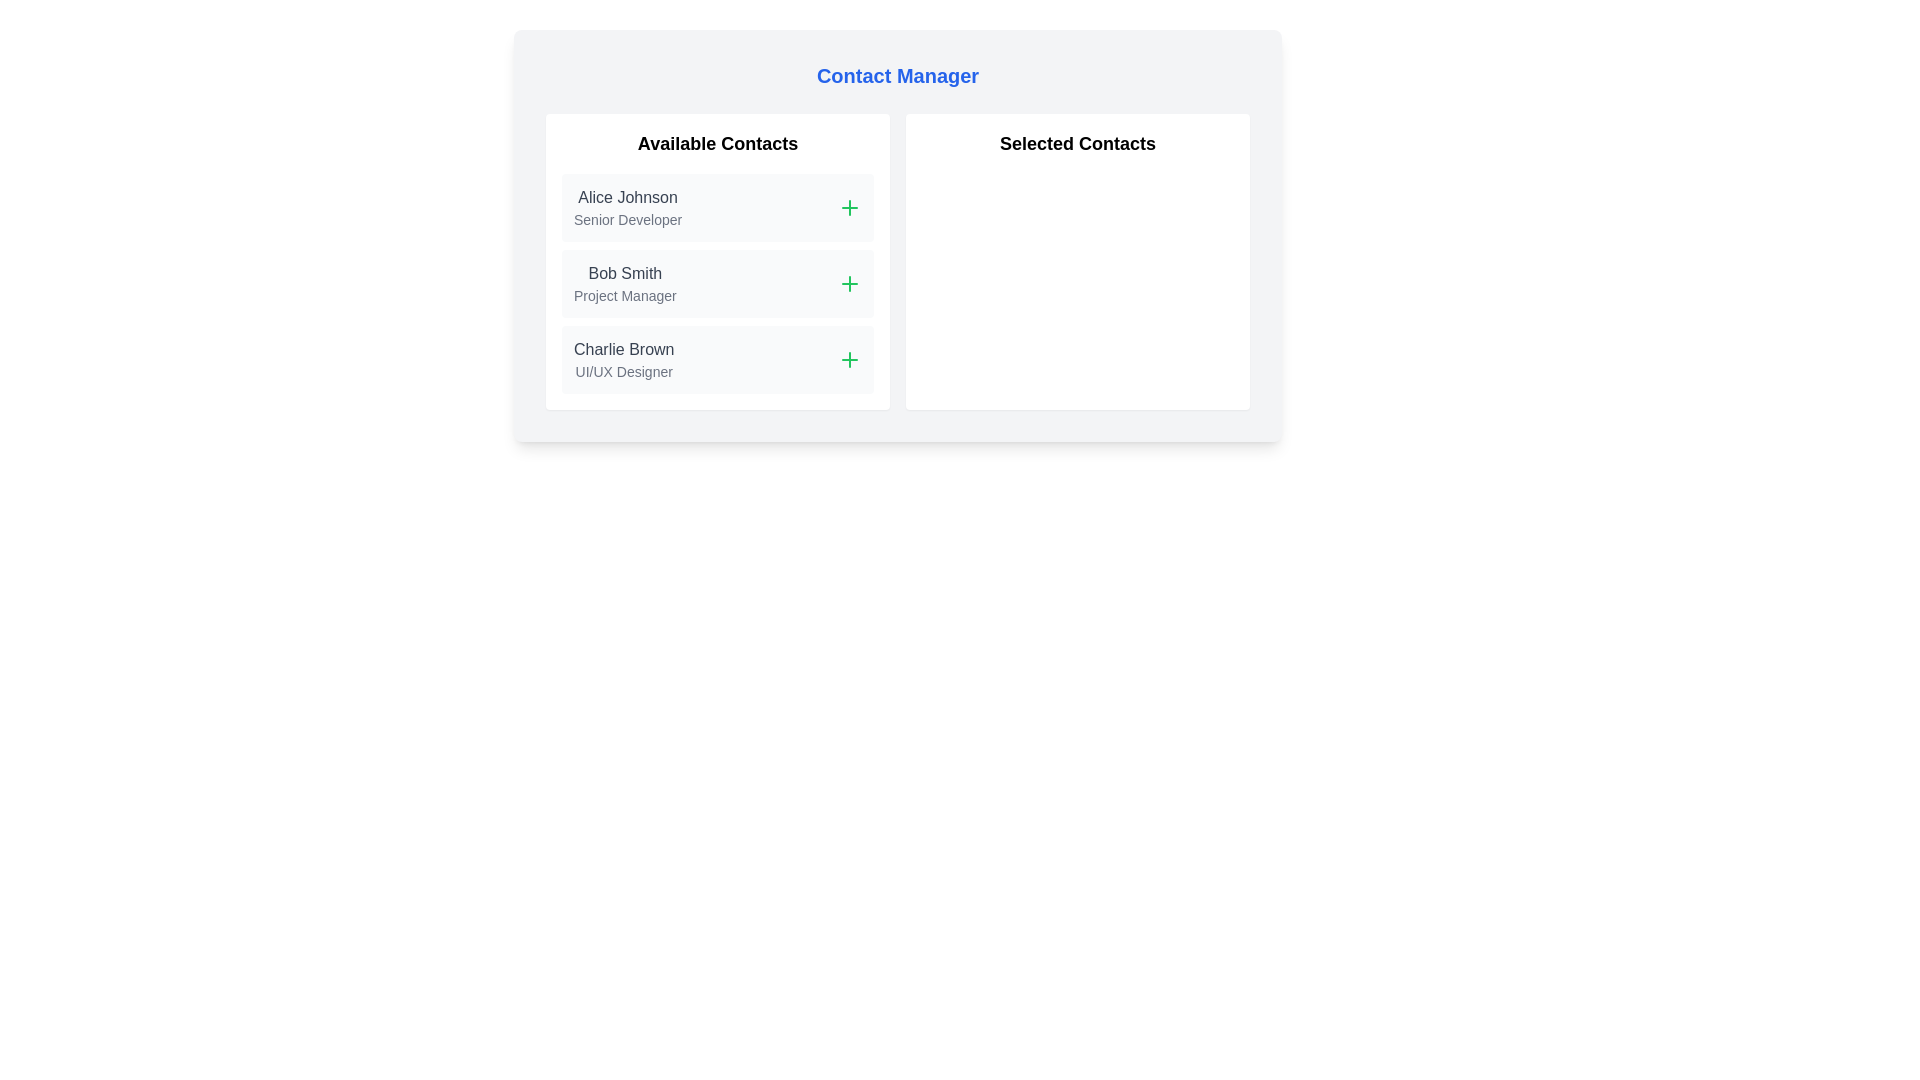  What do you see at coordinates (718, 284) in the screenshot?
I see `the List item containing 'Bob Smith Project Manager'` at bounding box center [718, 284].